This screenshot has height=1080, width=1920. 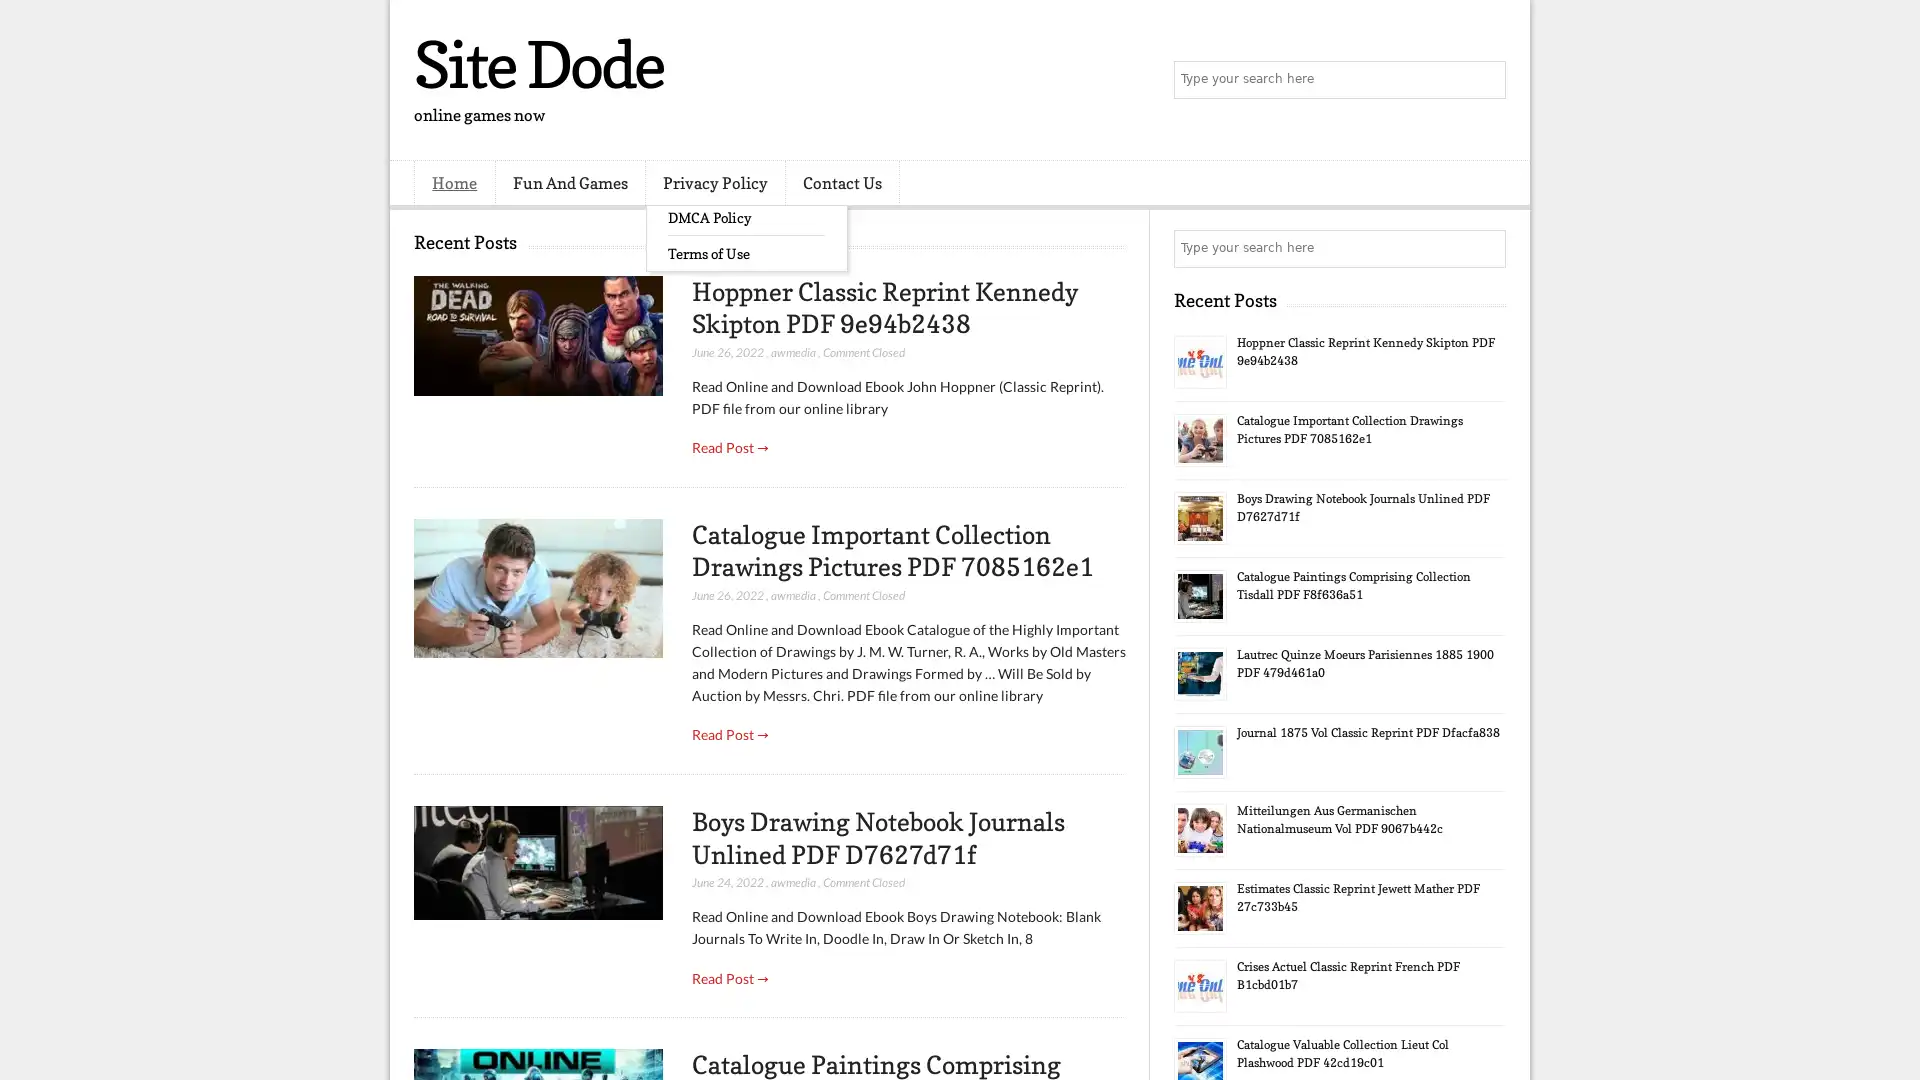 I want to click on Search, so click(x=1485, y=248).